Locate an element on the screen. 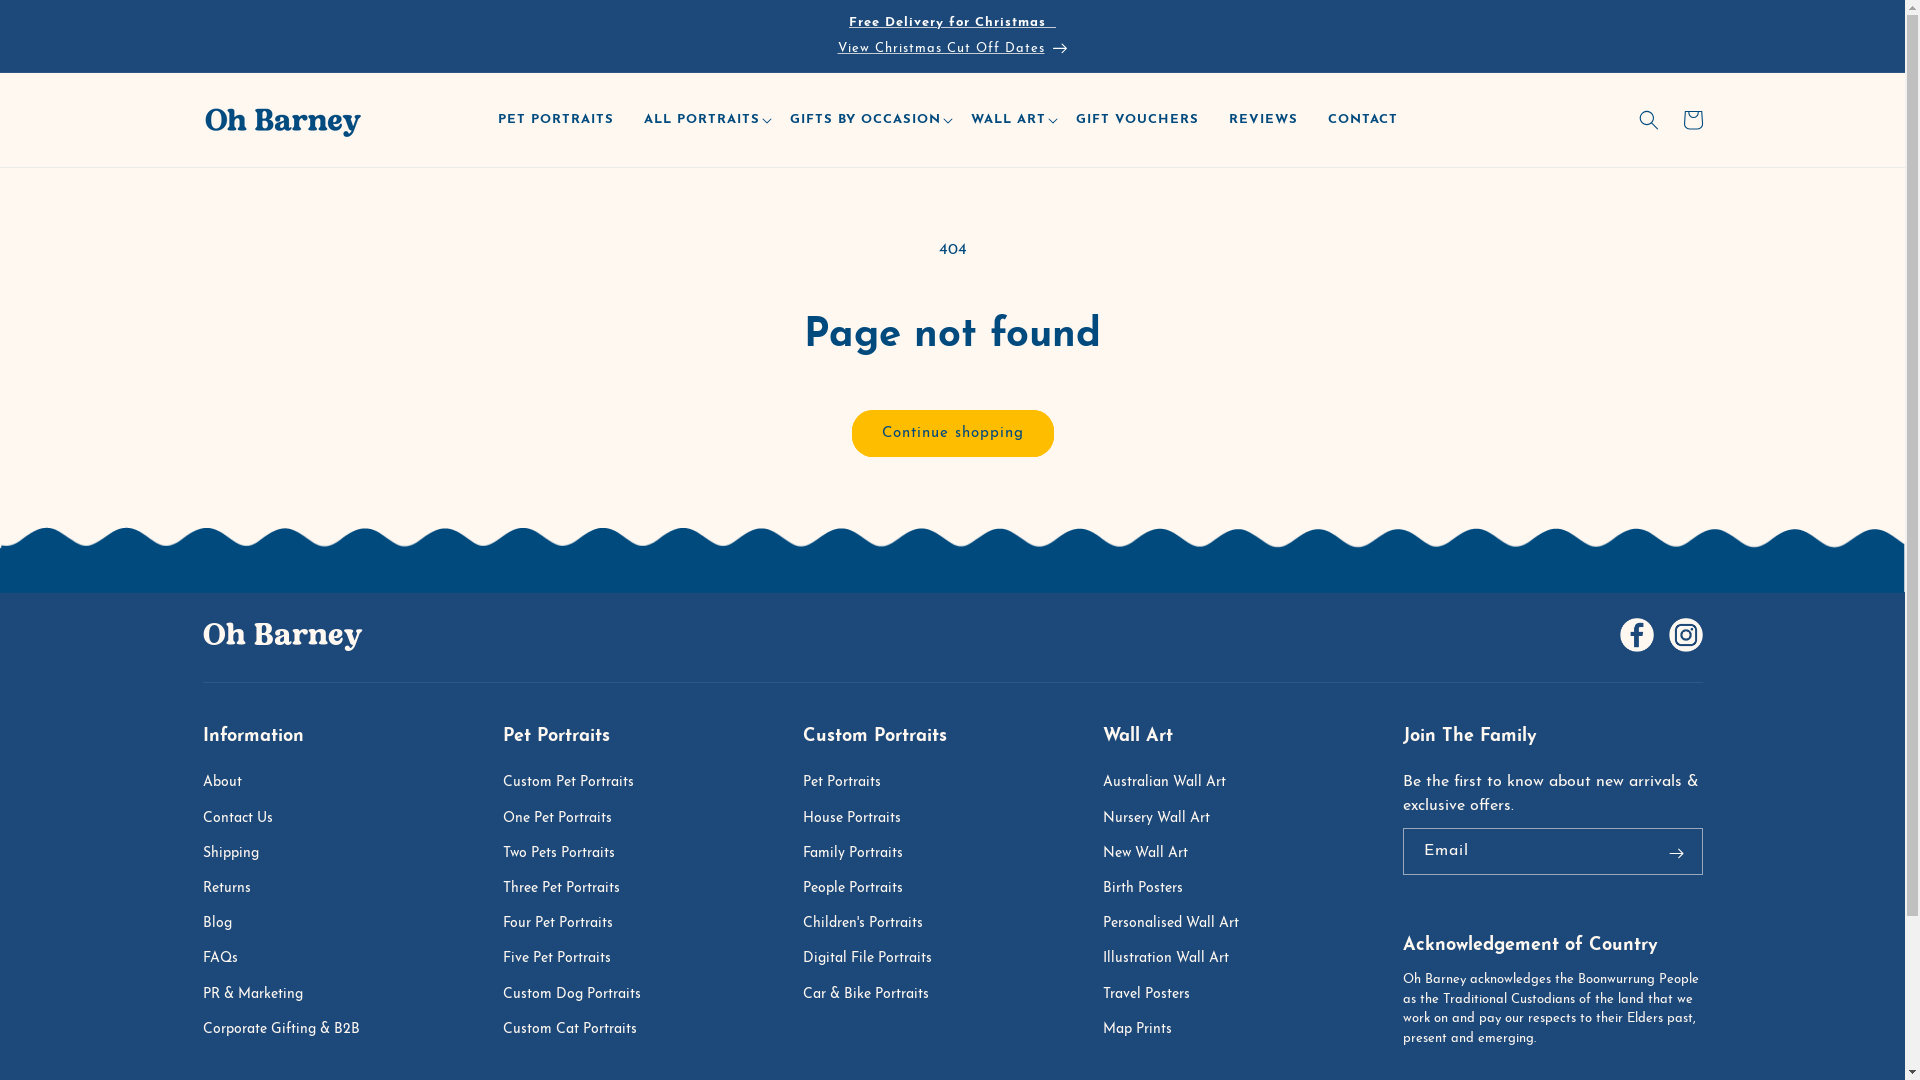  'Cart' is located at coordinates (1690, 119).